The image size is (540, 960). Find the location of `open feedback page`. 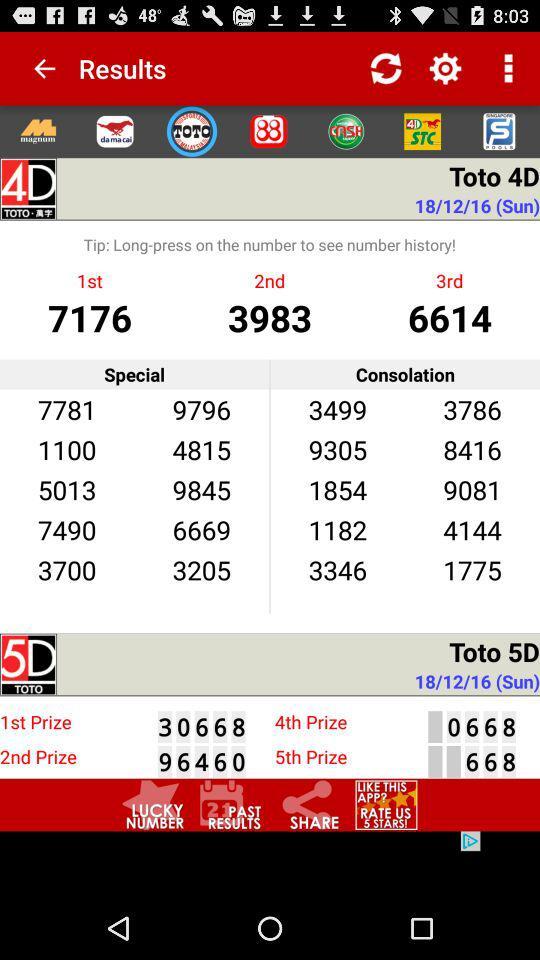

open feedback page is located at coordinates (386, 805).